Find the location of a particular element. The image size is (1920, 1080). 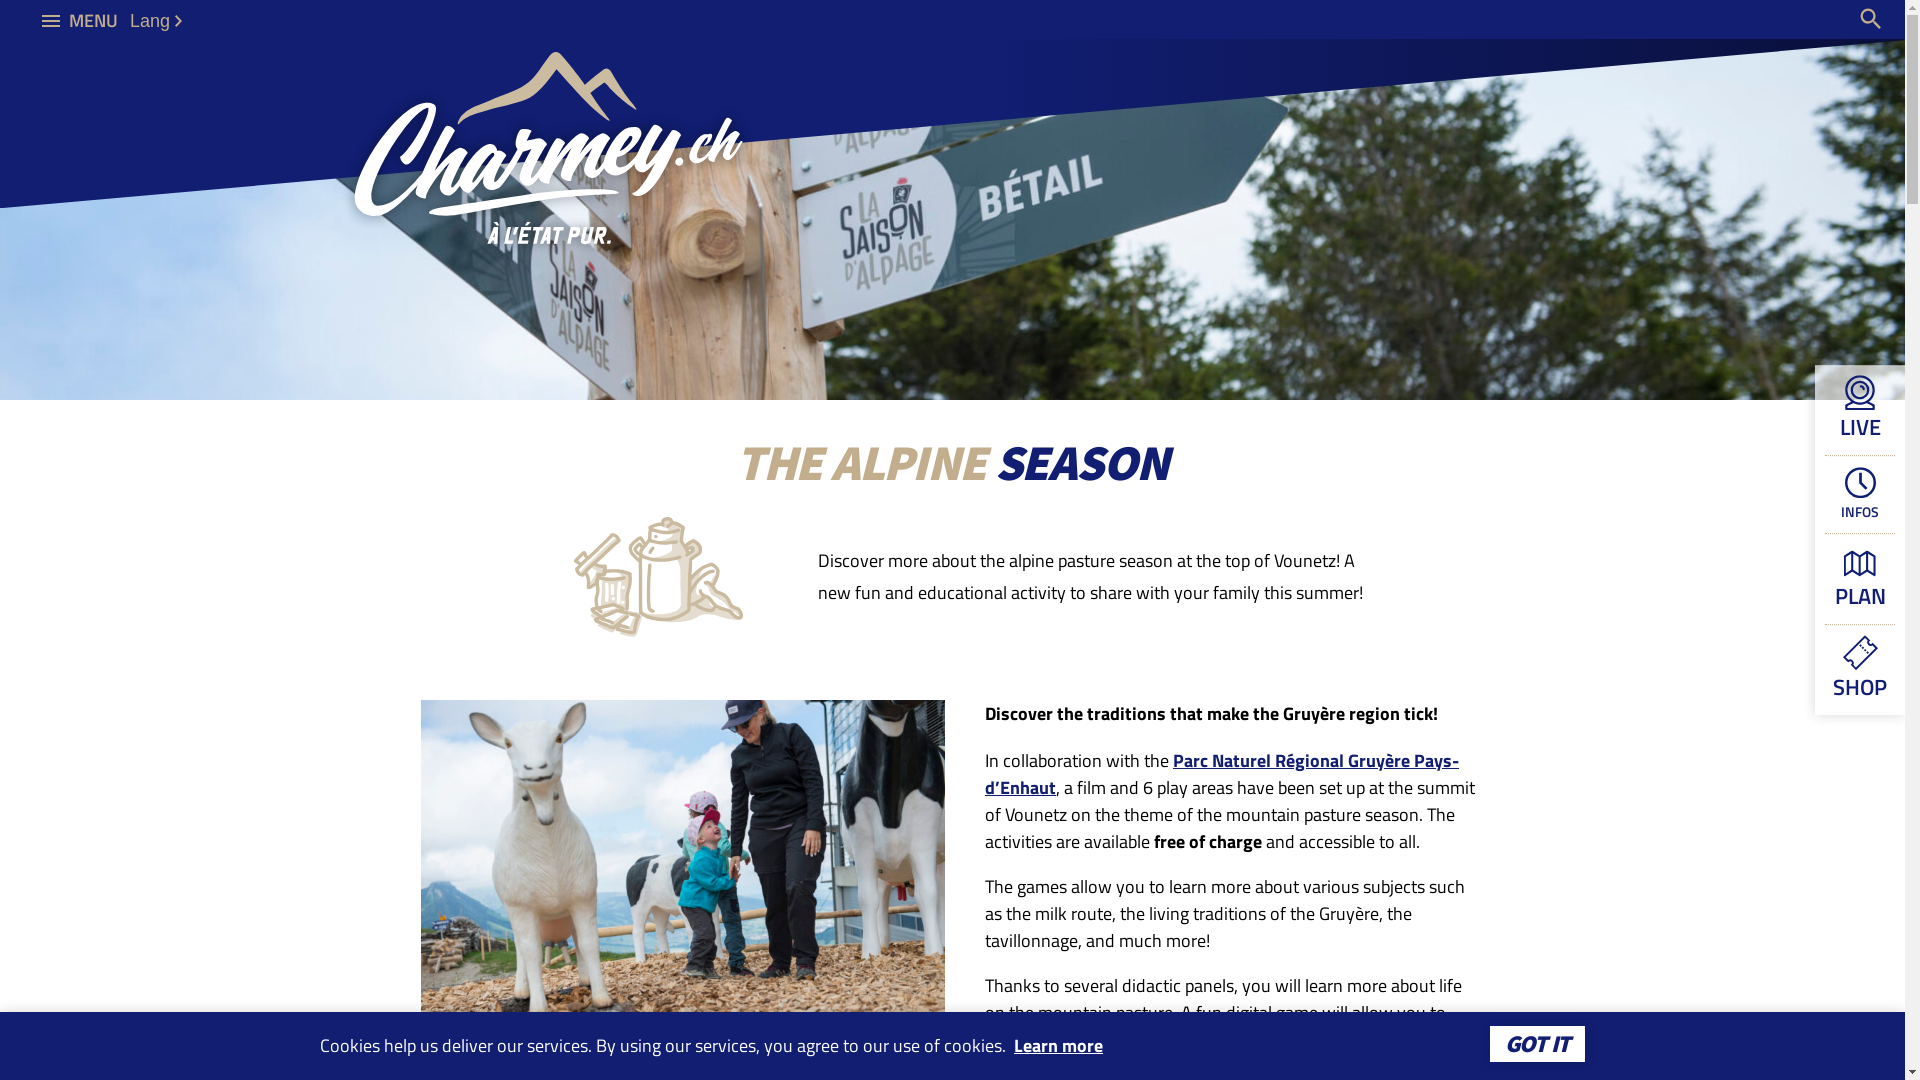

'MENU' is located at coordinates (80, 19).